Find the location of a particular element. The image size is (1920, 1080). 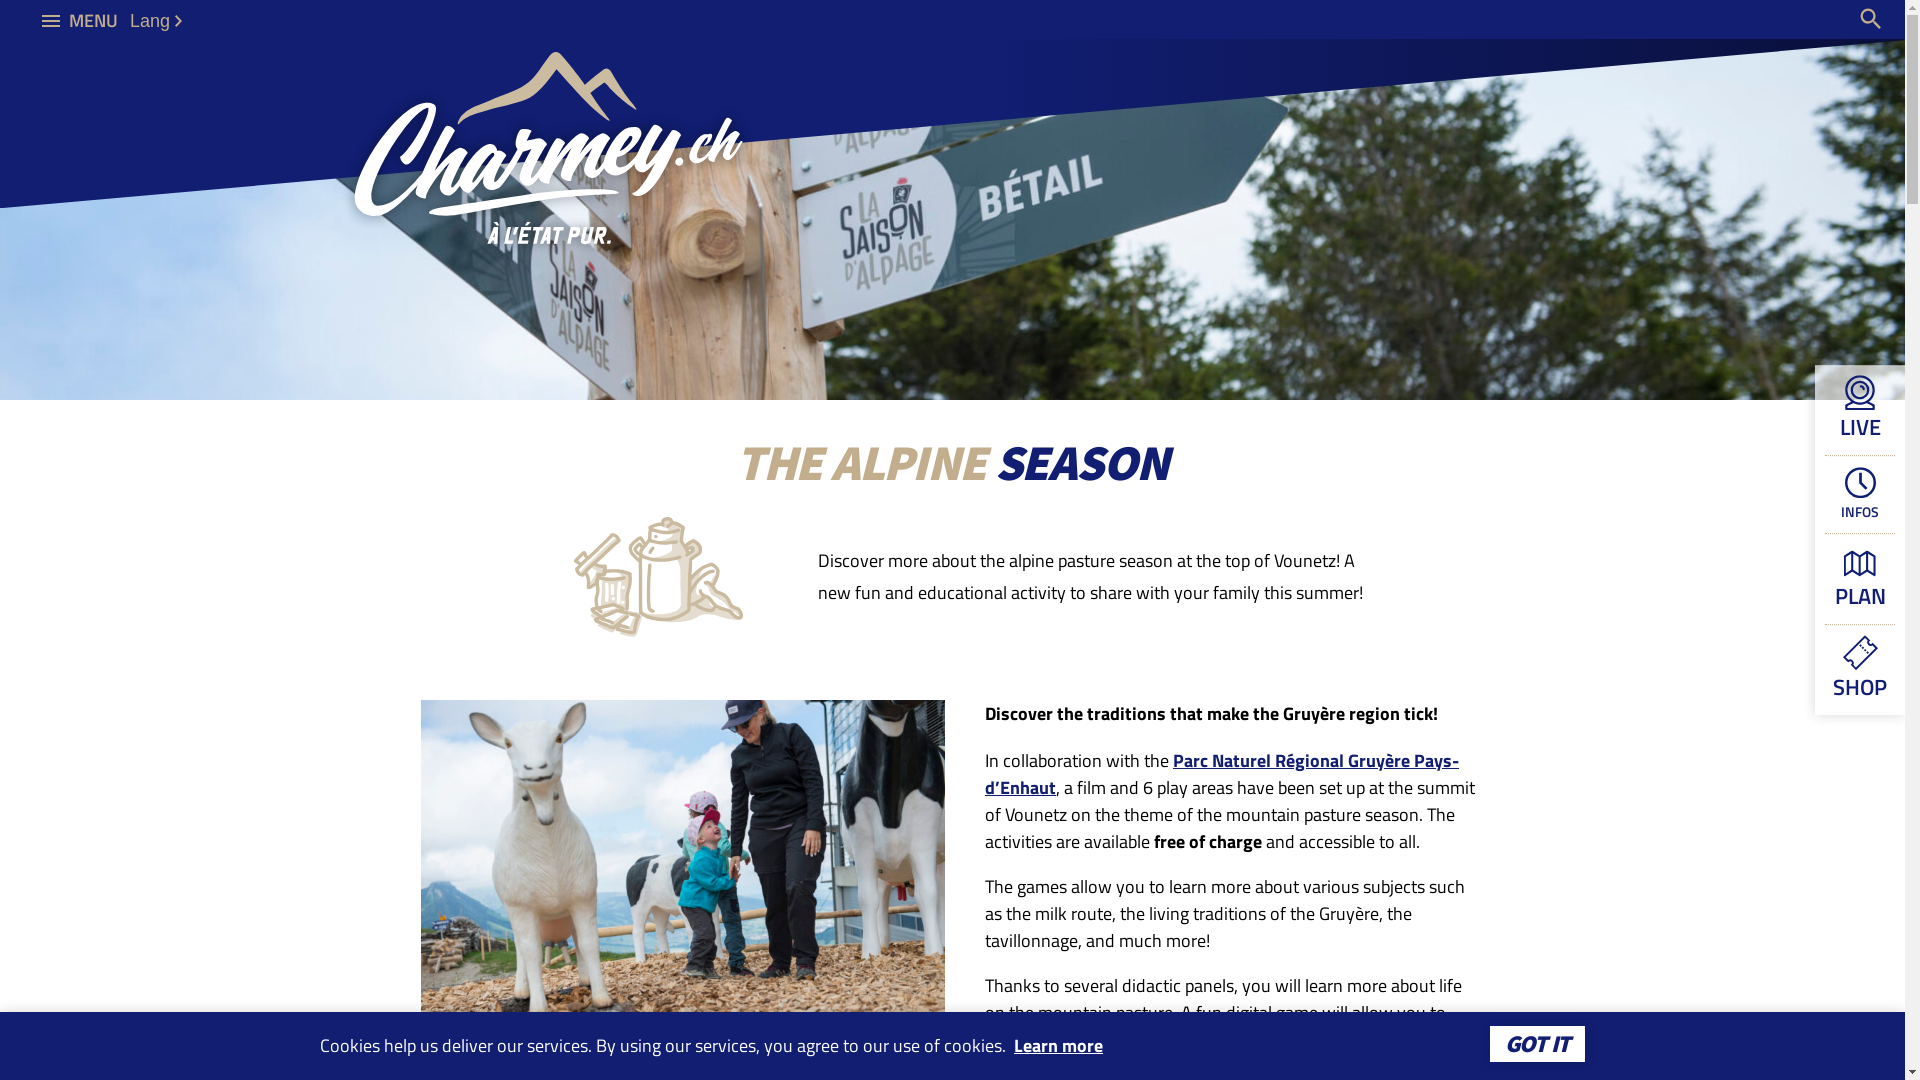

'MENU' is located at coordinates (80, 19).